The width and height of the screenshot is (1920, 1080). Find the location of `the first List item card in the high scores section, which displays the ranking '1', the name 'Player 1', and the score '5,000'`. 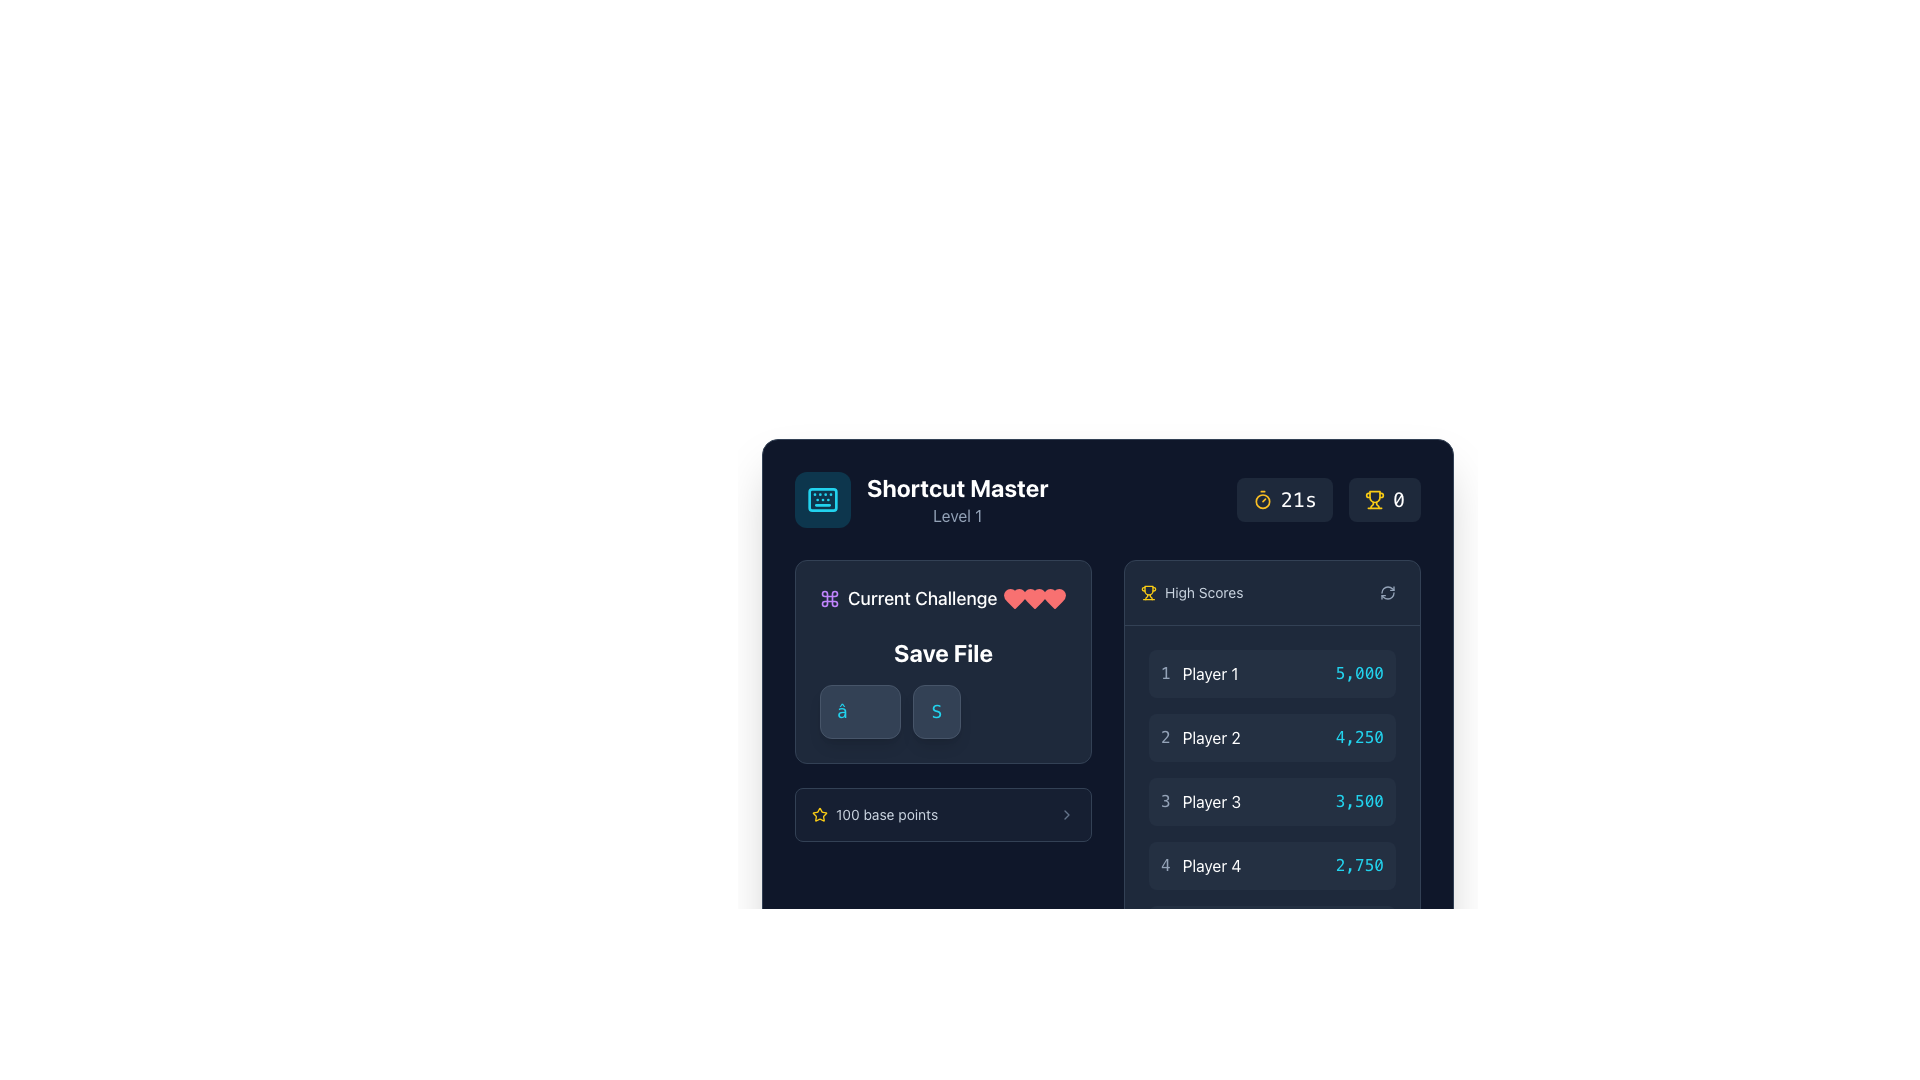

the first List item card in the high scores section, which displays the ranking '1', the name 'Player 1', and the score '5,000' is located at coordinates (1271, 674).